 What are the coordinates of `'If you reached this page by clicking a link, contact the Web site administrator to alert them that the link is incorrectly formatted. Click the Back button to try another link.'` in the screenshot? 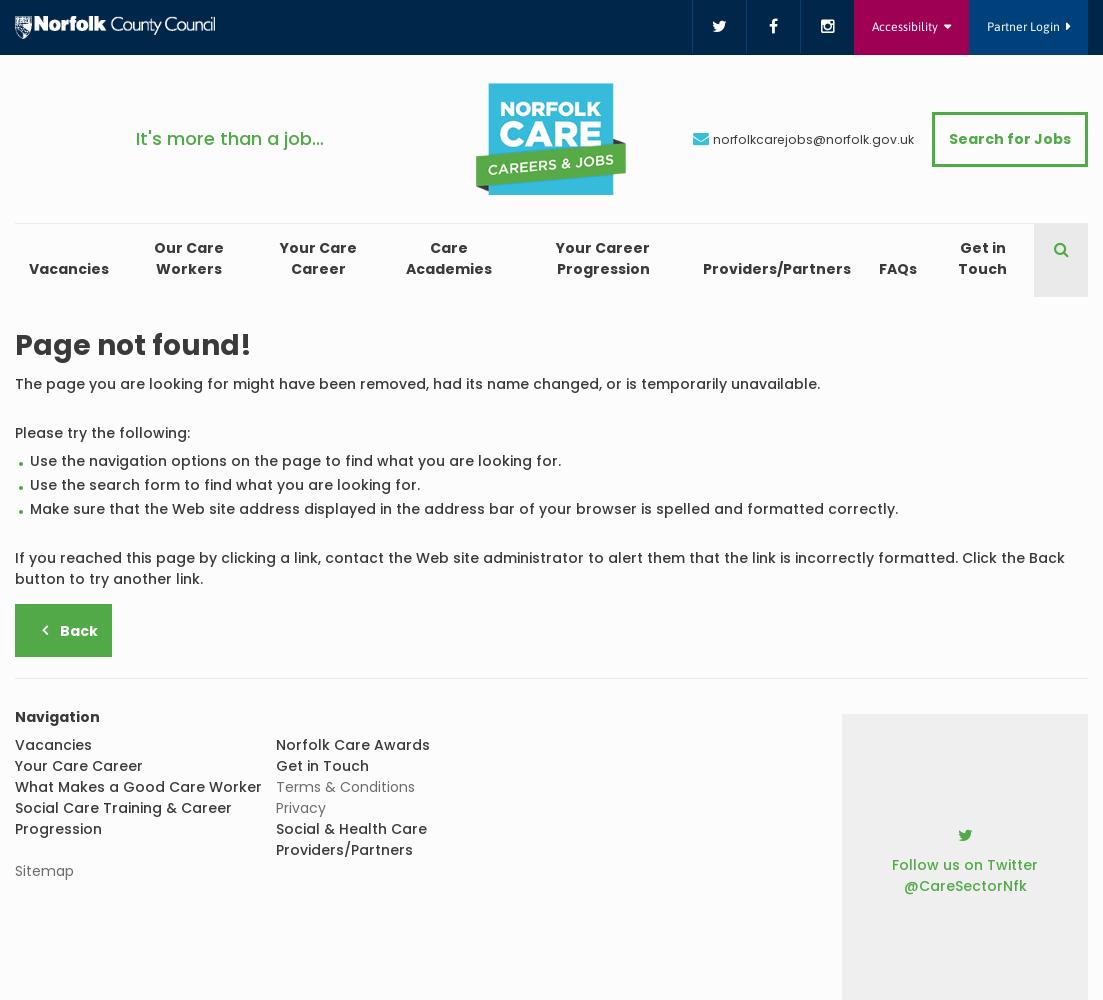 It's located at (539, 566).